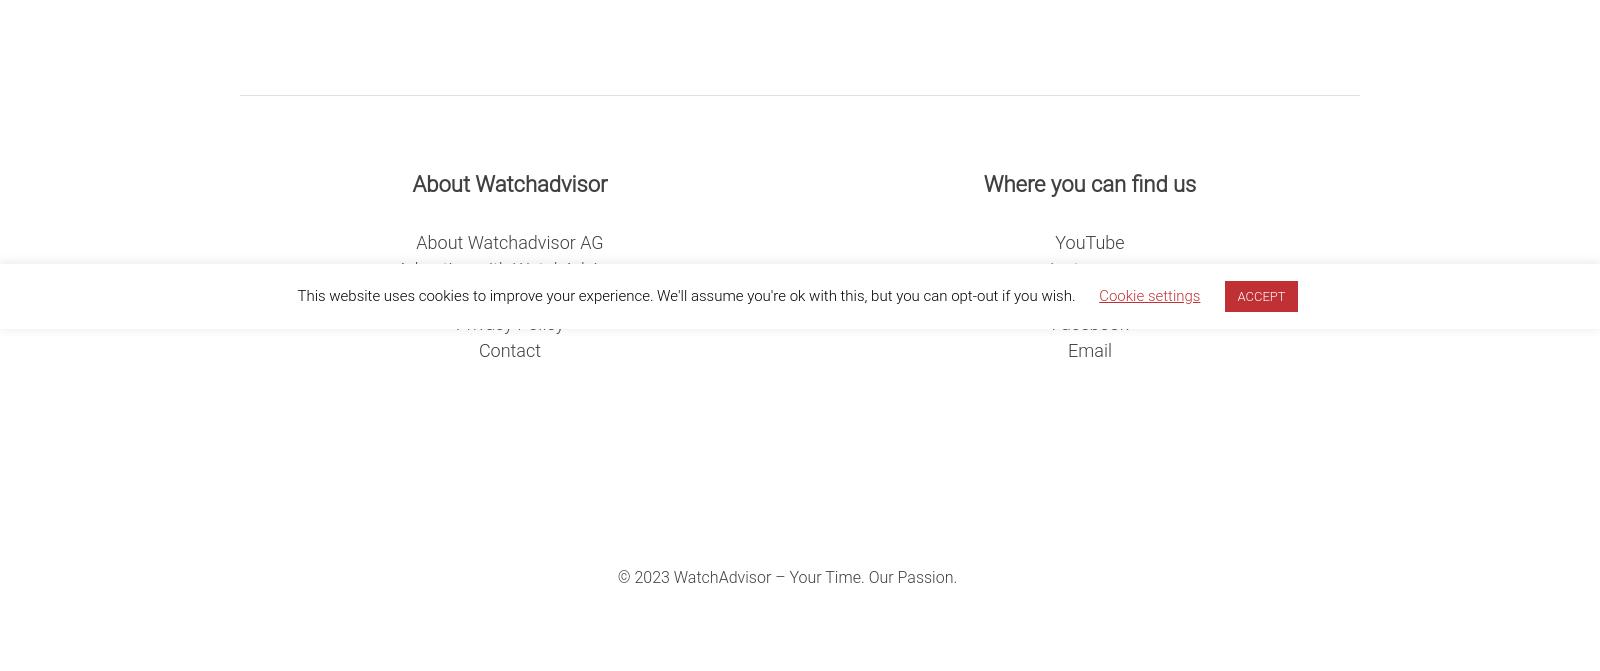 This screenshot has width=1600, height=671. I want to click on 'Privacy Policy', so click(508, 322).